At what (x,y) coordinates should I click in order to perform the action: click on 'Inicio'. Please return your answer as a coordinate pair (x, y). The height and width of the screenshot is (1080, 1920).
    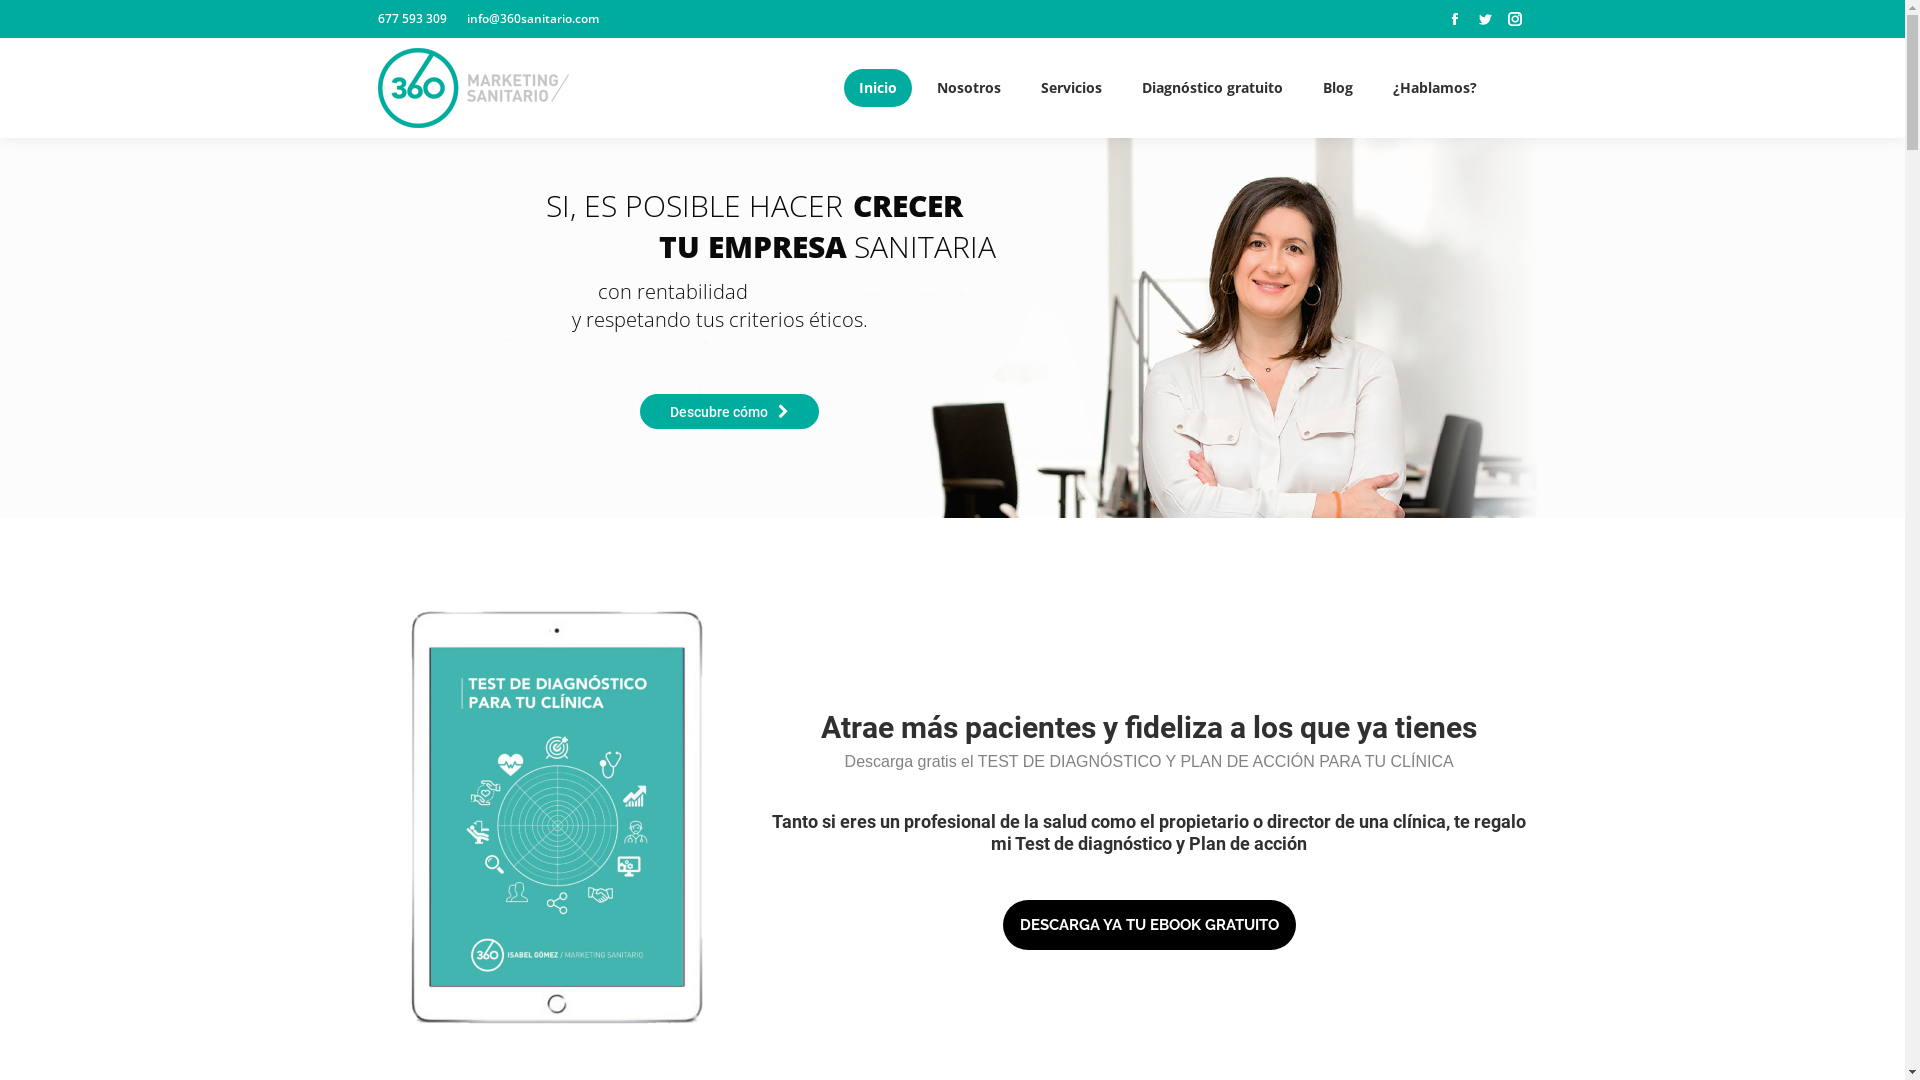
    Looking at the image, I should click on (878, 87).